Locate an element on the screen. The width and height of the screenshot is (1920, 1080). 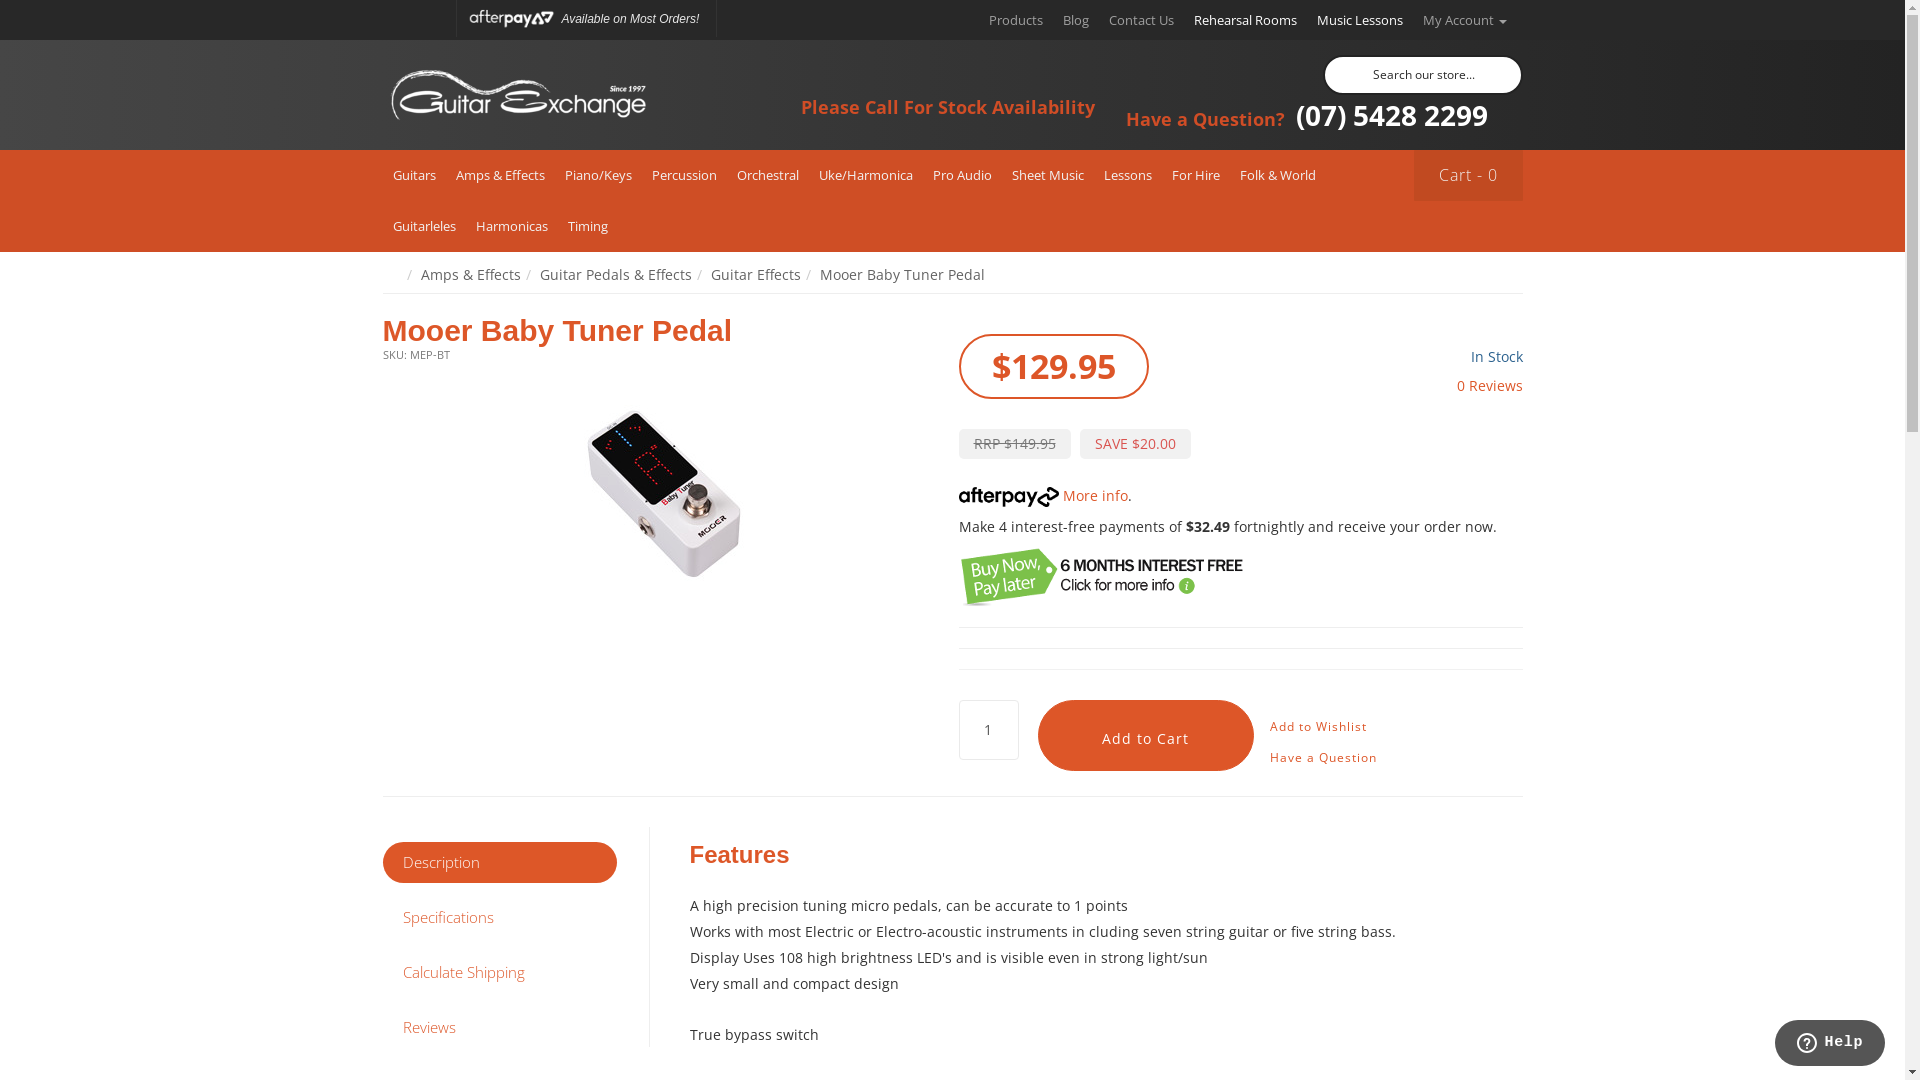
'Guitar Effects' is located at coordinates (753, 274).